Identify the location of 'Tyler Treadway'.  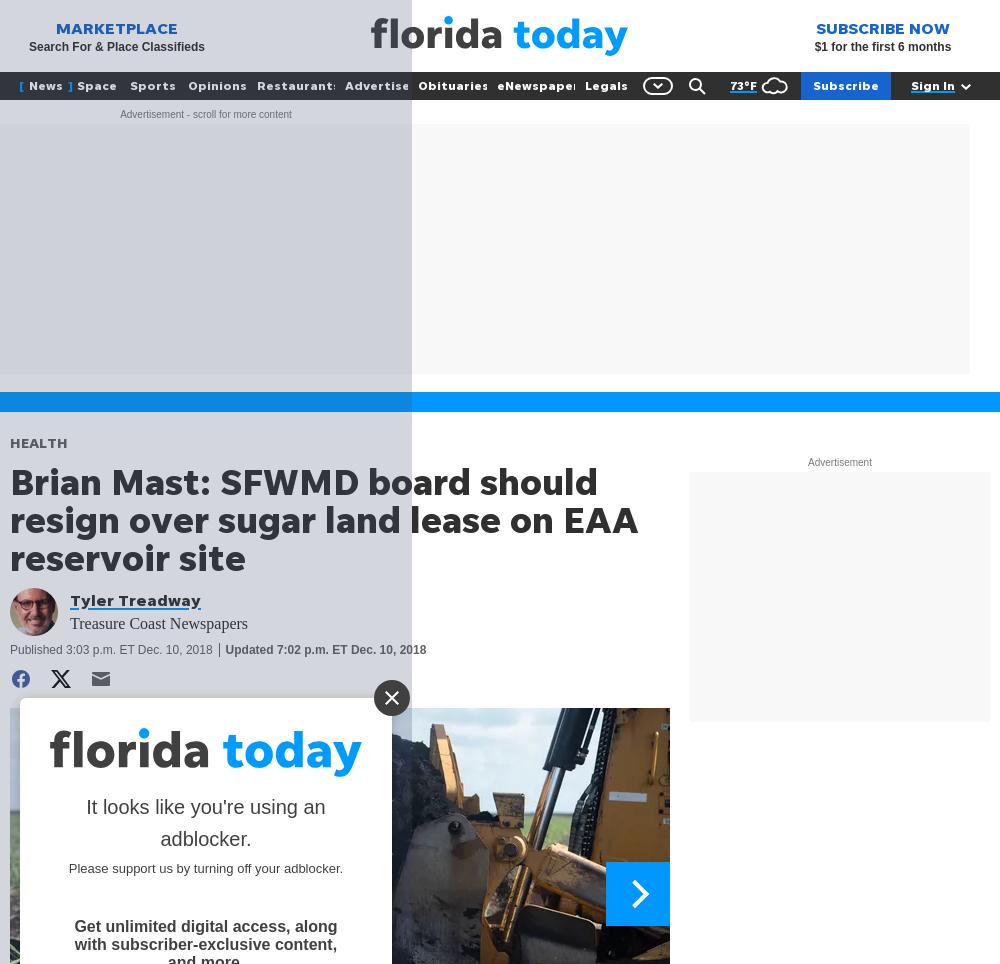
(135, 598).